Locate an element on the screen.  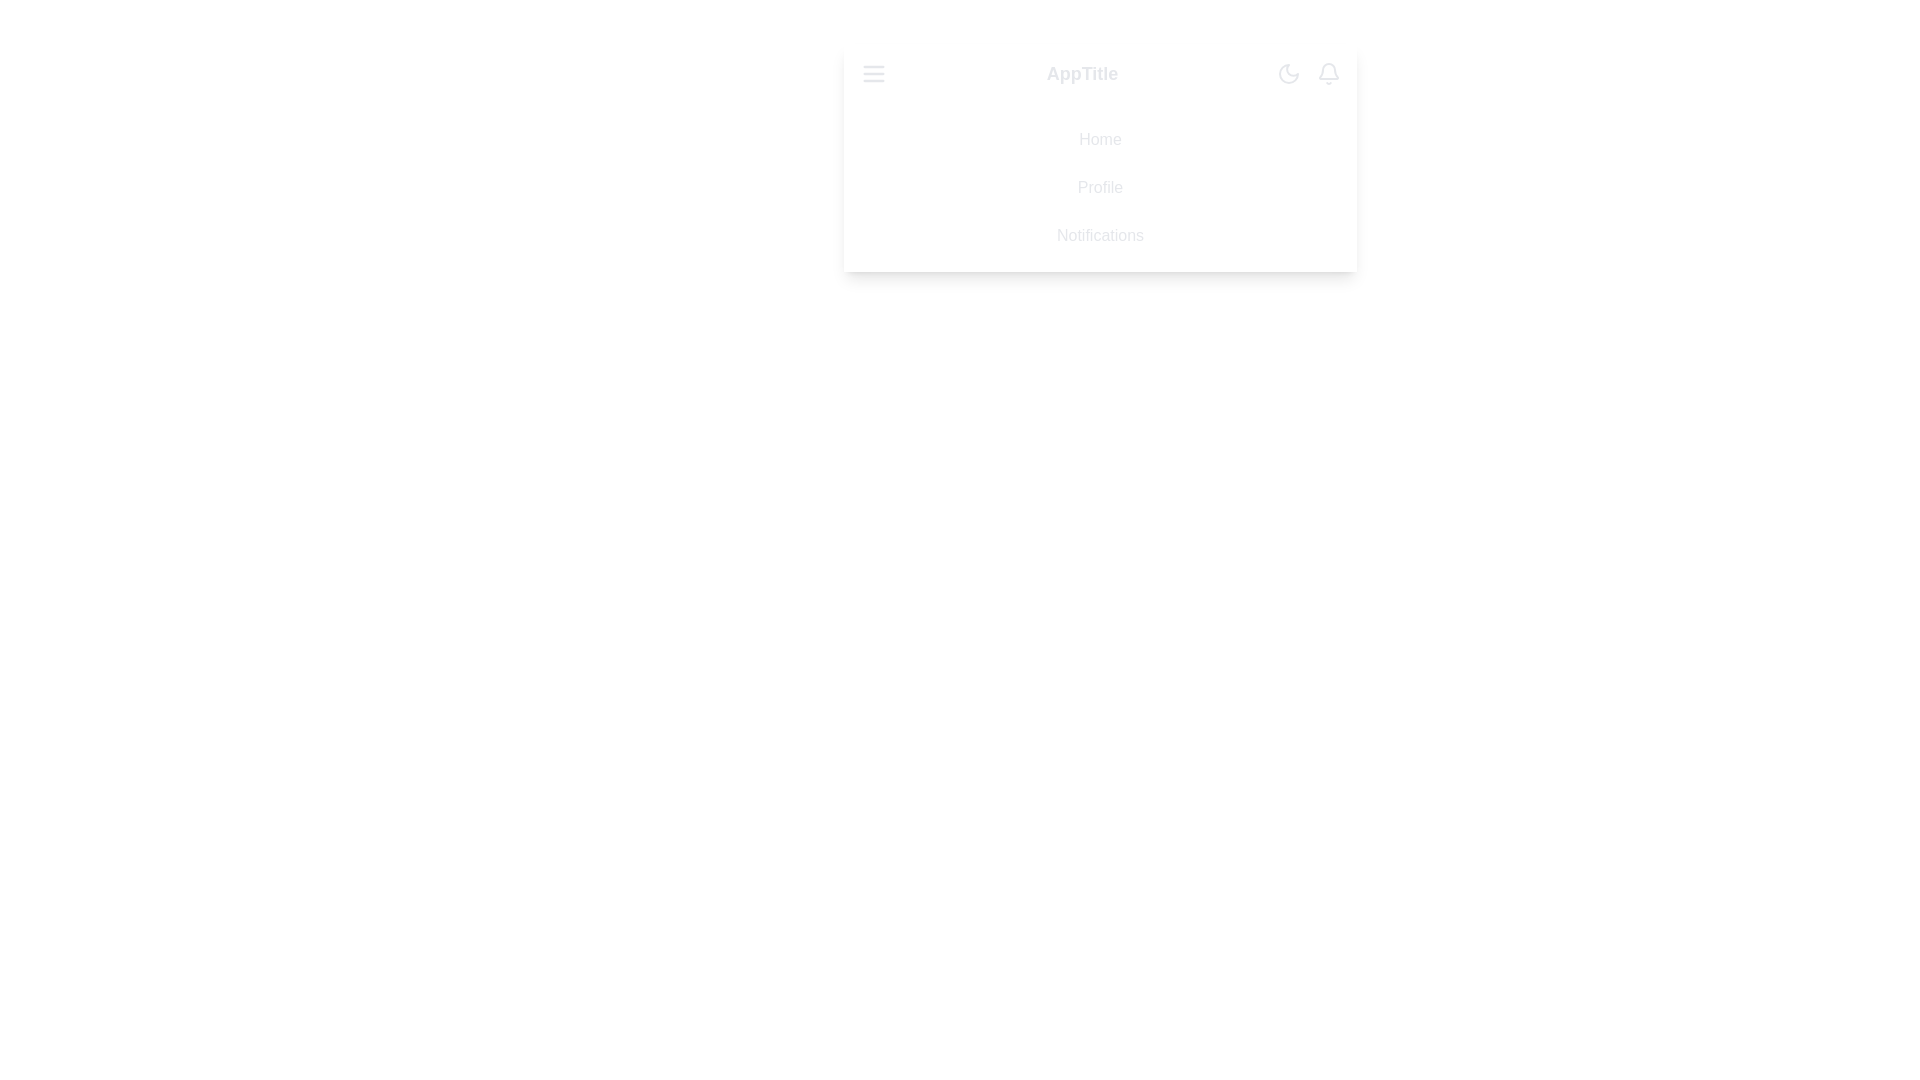
the button containing the moon icon to toggle between dark and light modes is located at coordinates (1288, 72).